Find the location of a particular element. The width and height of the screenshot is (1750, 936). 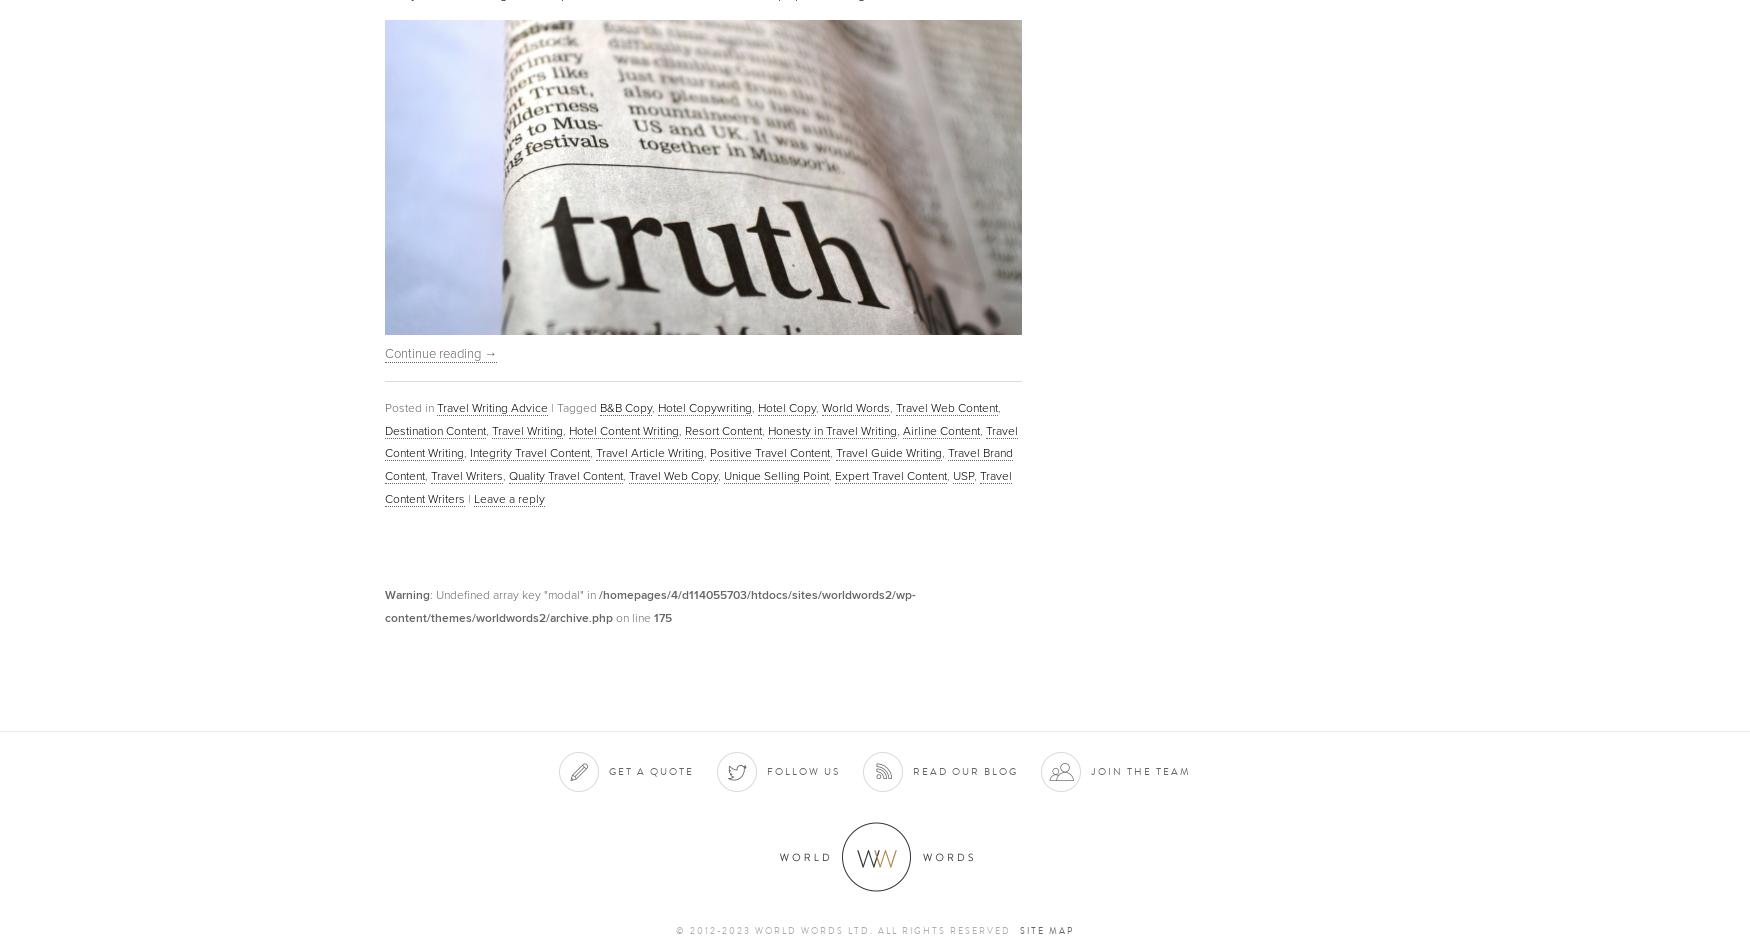

'Tagged' is located at coordinates (576, 405).